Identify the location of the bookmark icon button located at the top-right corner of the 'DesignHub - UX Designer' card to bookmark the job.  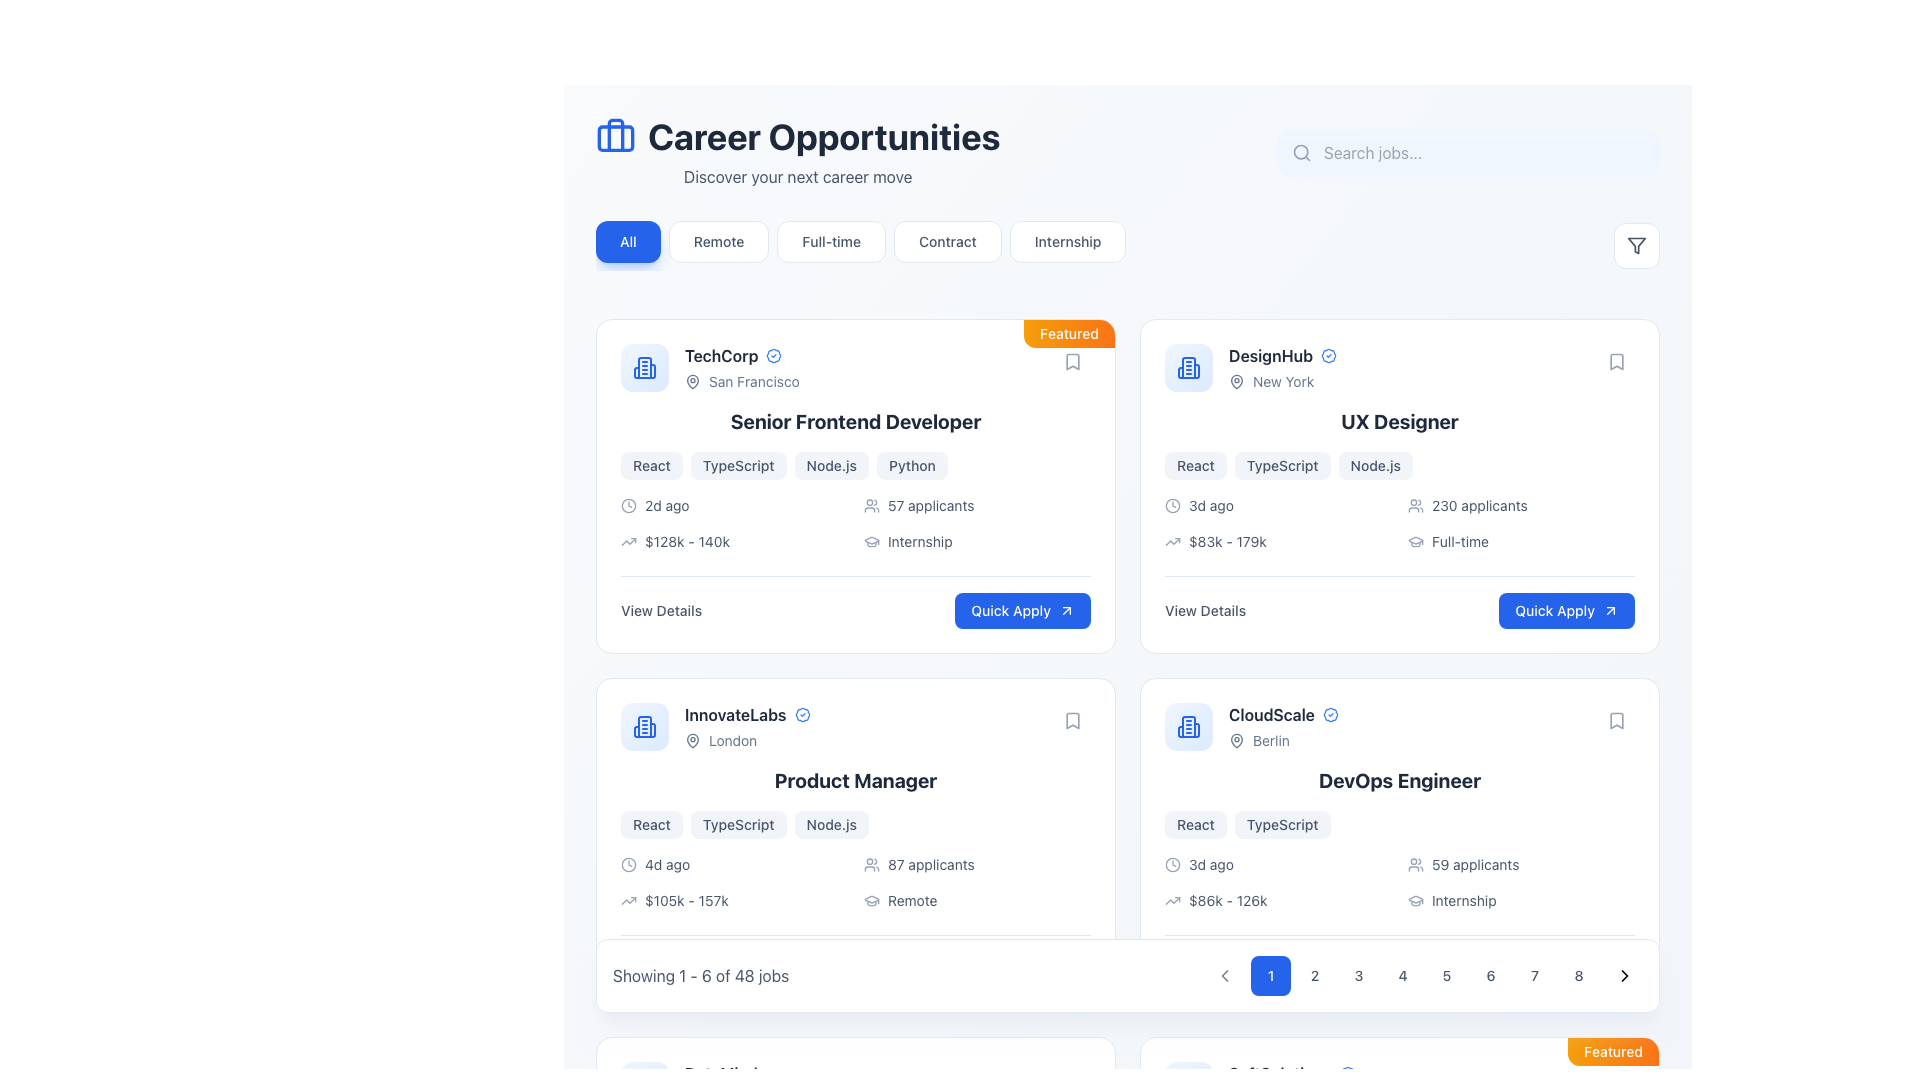
(1617, 362).